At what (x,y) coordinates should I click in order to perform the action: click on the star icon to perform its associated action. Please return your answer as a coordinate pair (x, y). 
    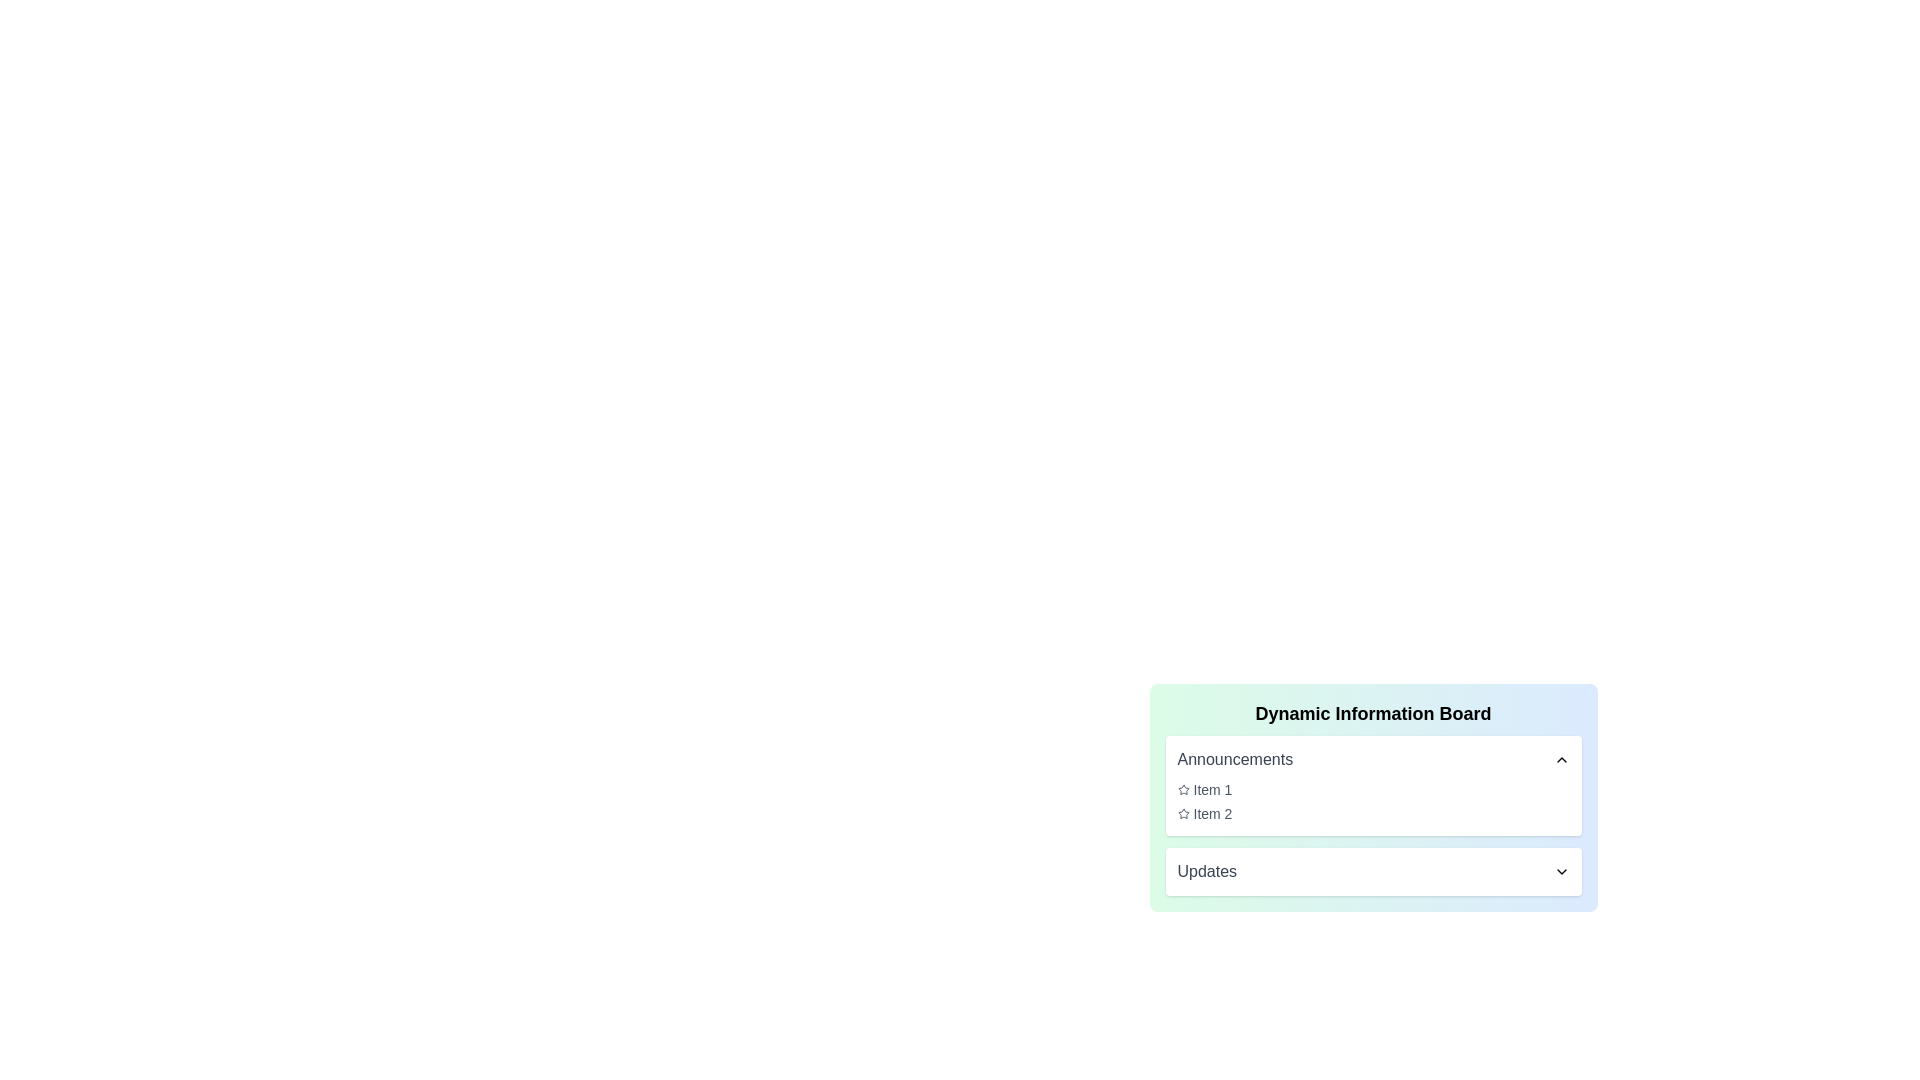
    Looking at the image, I should click on (1183, 789).